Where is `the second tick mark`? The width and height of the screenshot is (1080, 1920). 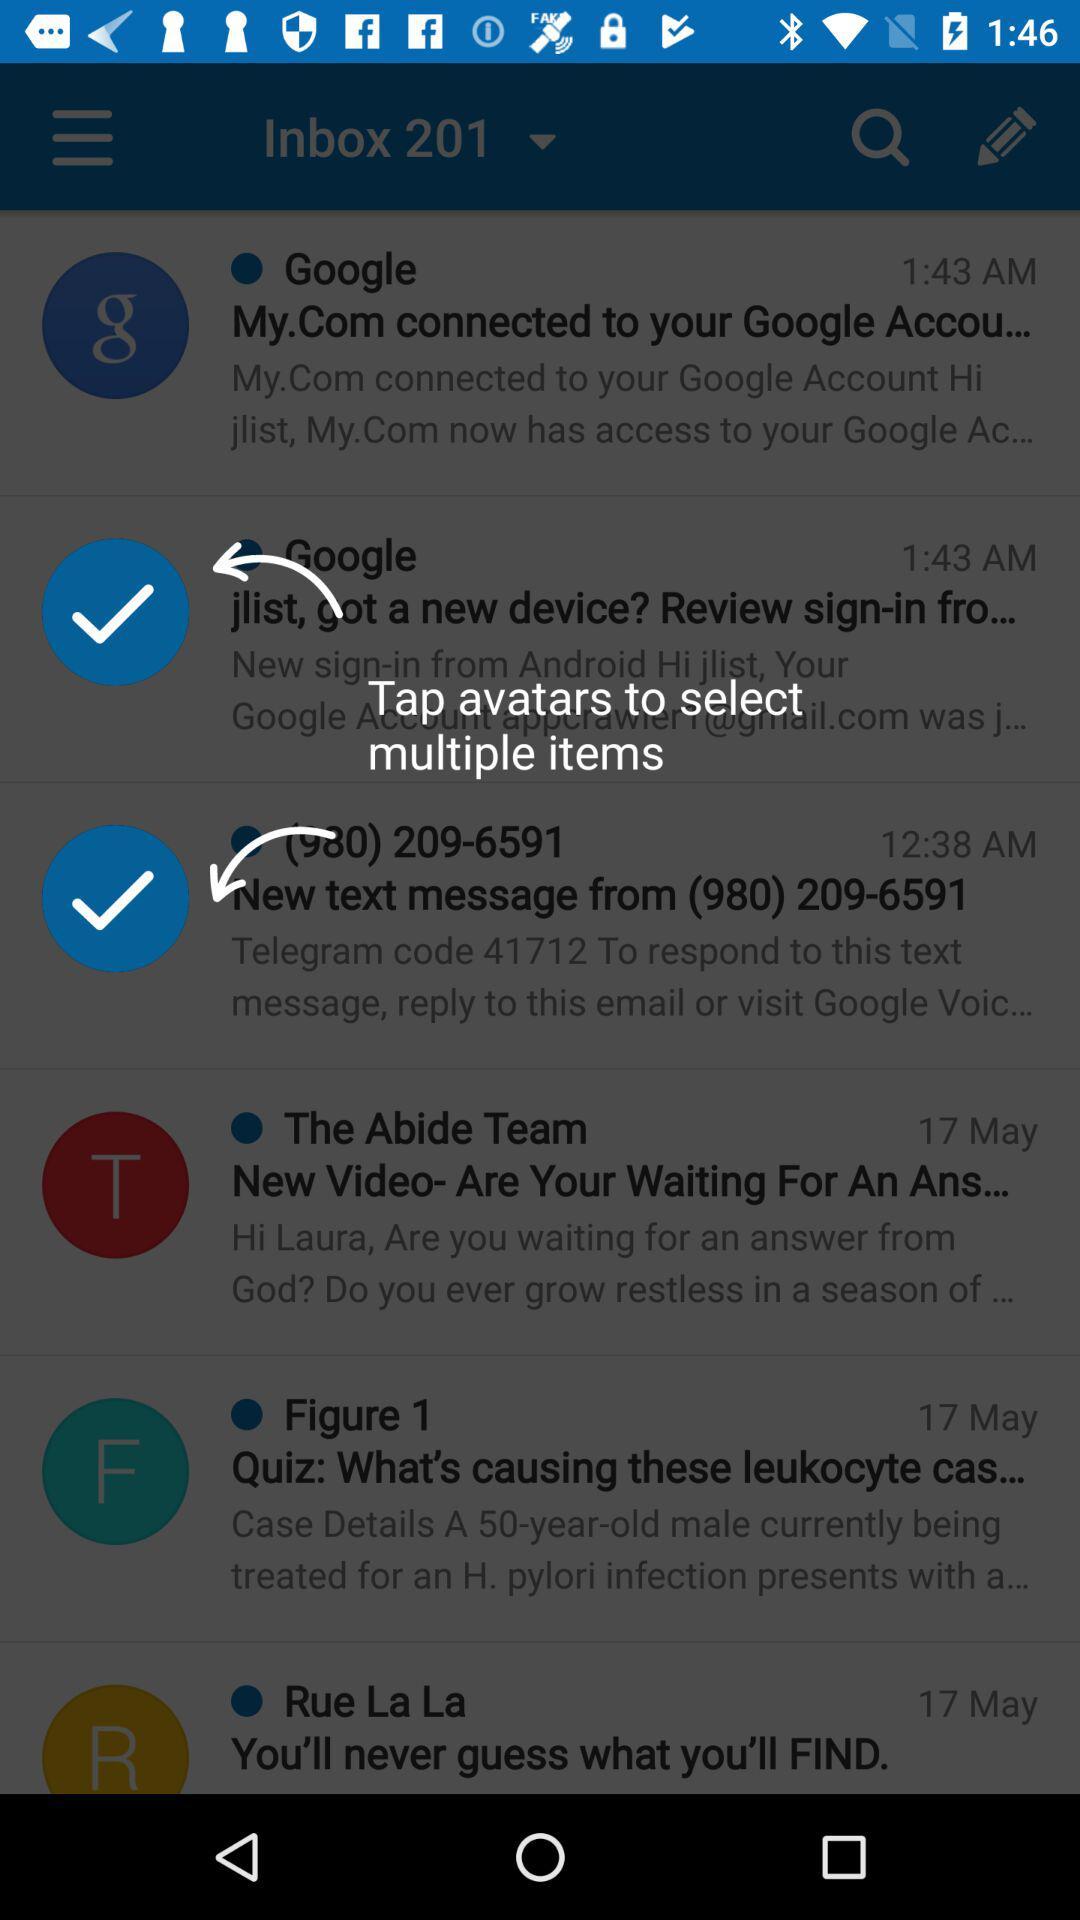 the second tick mark is located at coordinates (115, 897).